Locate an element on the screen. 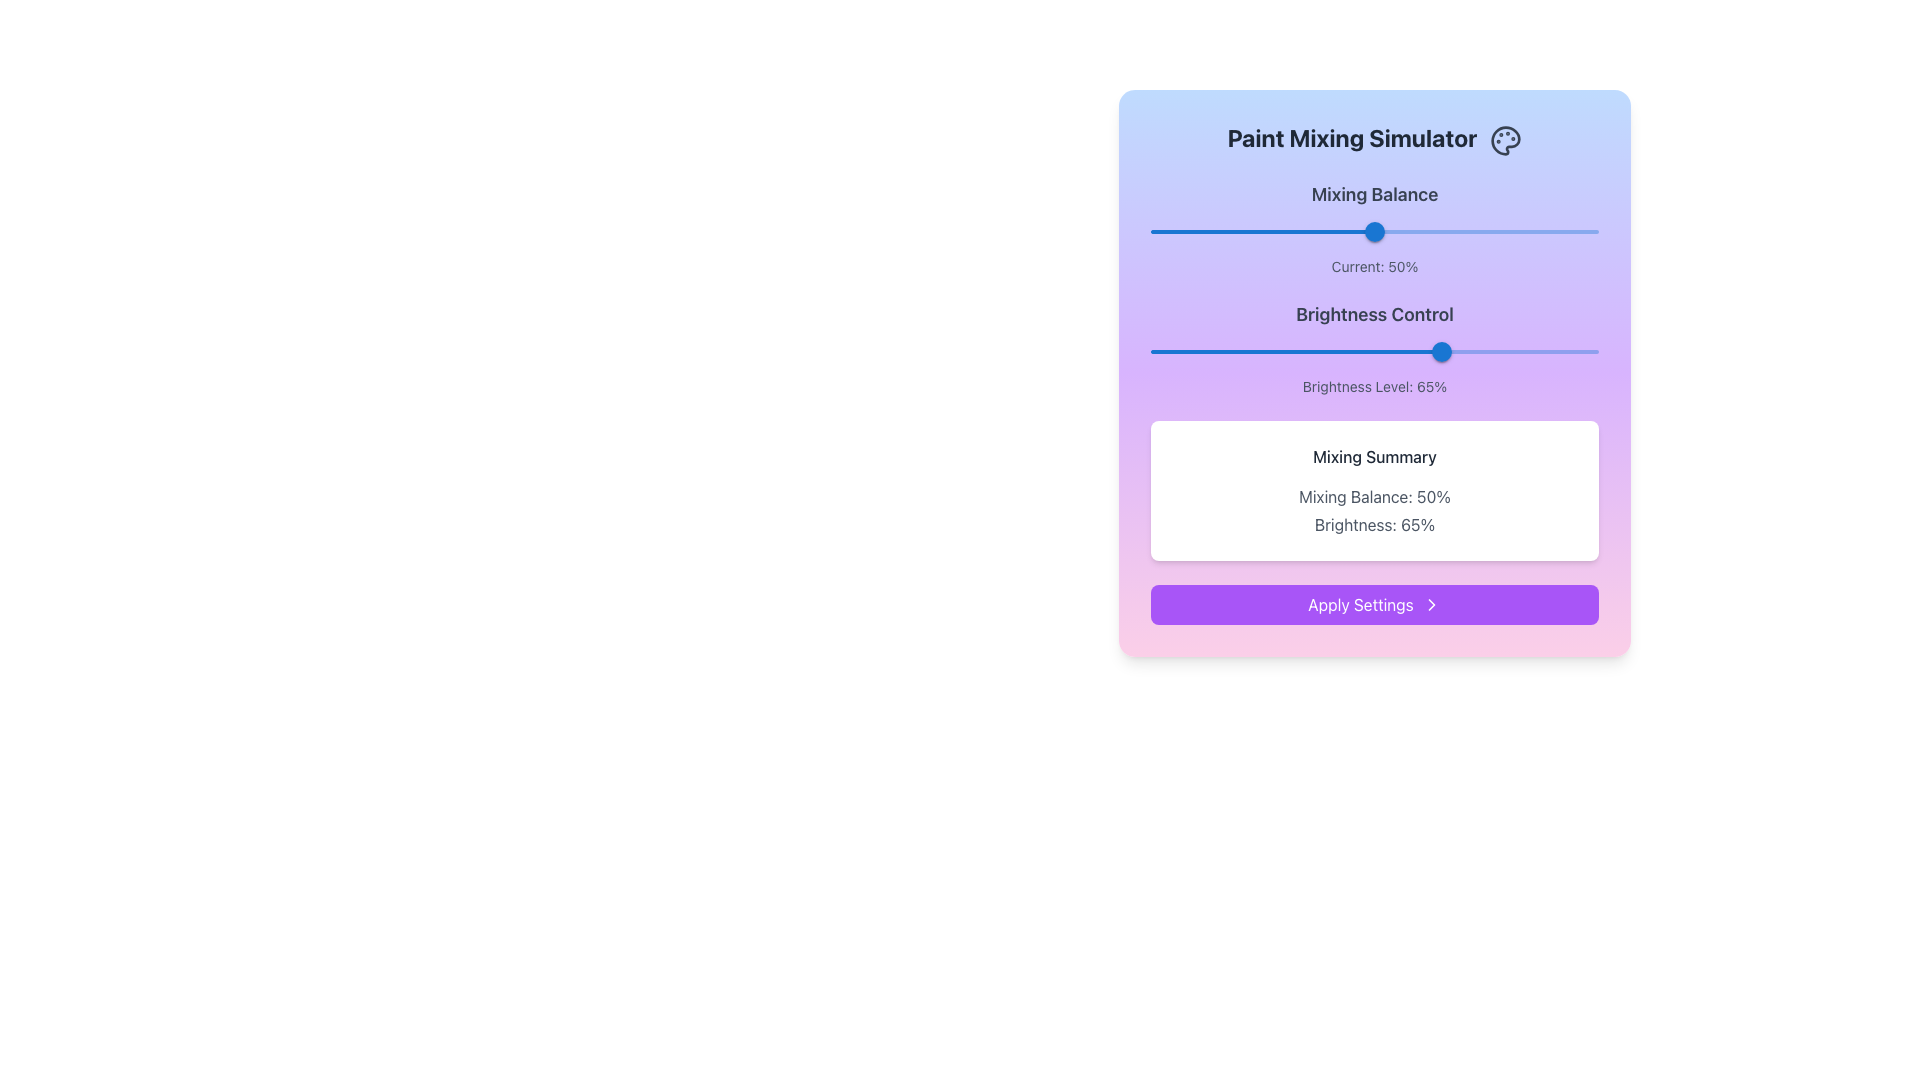 Image resolution: width=1920 pixels, height=1080 pixels. the Progress Indicator of the 'Mixing Balance' slider, which visually represents the current value of the slider and extends to 50% of the slider's length is located at coordinates (1261, 230).